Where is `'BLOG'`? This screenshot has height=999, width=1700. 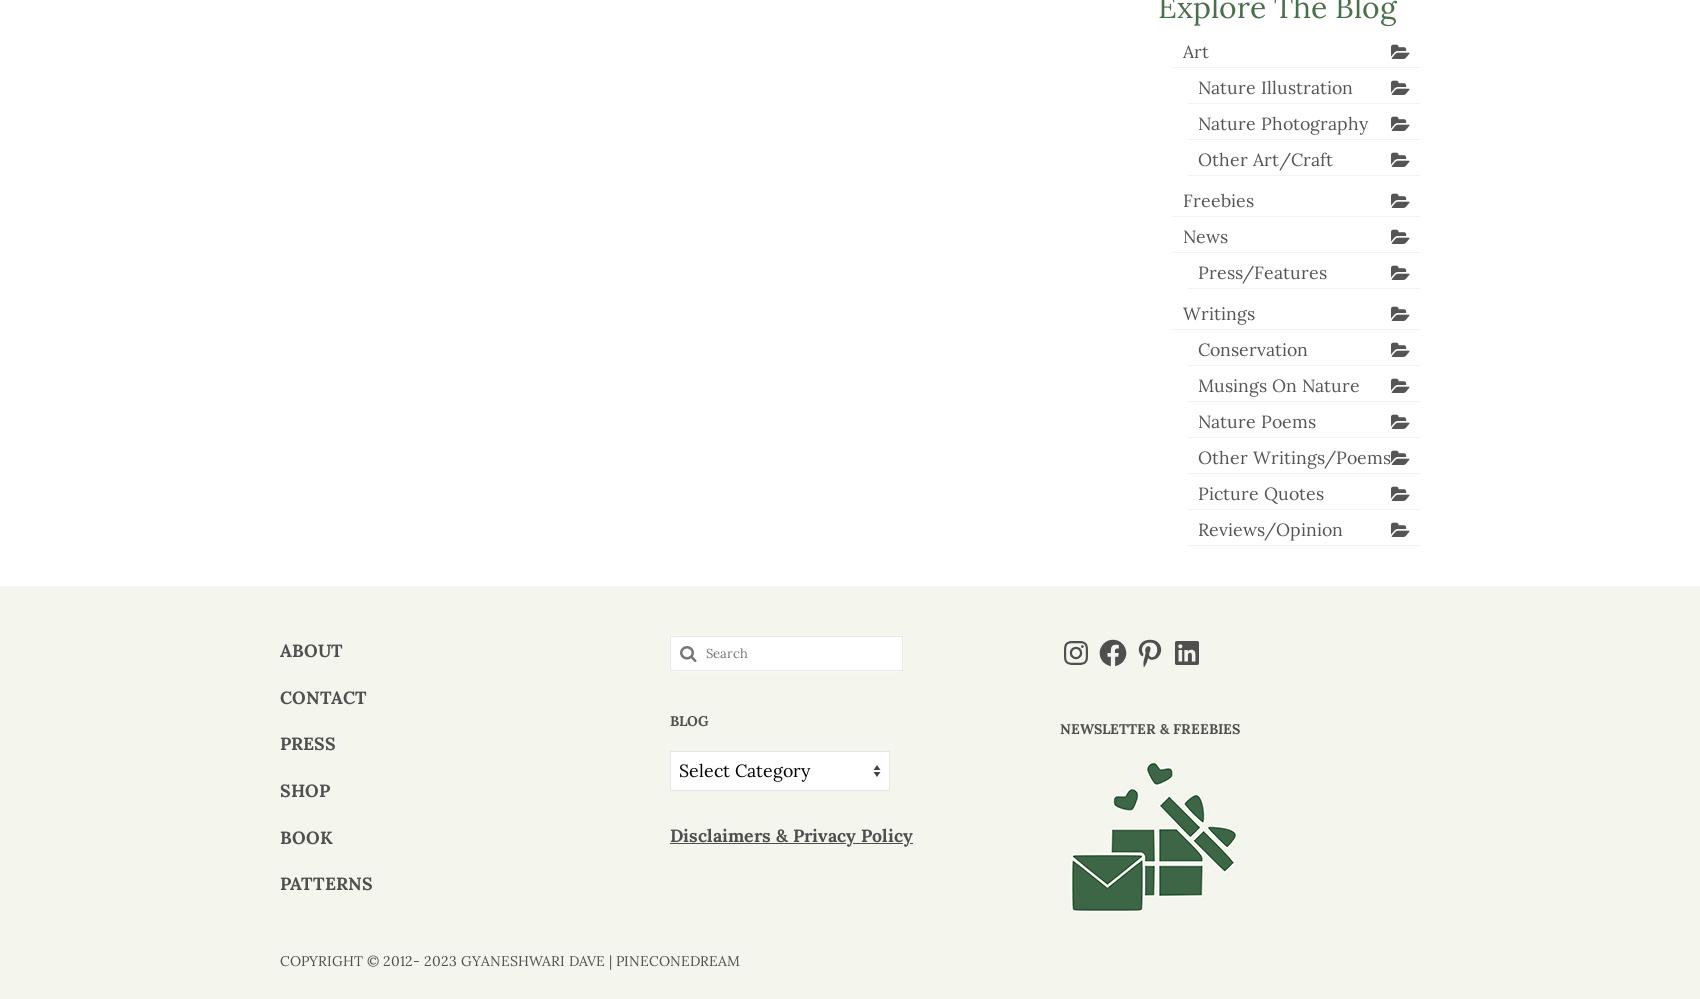
'BLOG' is located at coordinates (688, 719).